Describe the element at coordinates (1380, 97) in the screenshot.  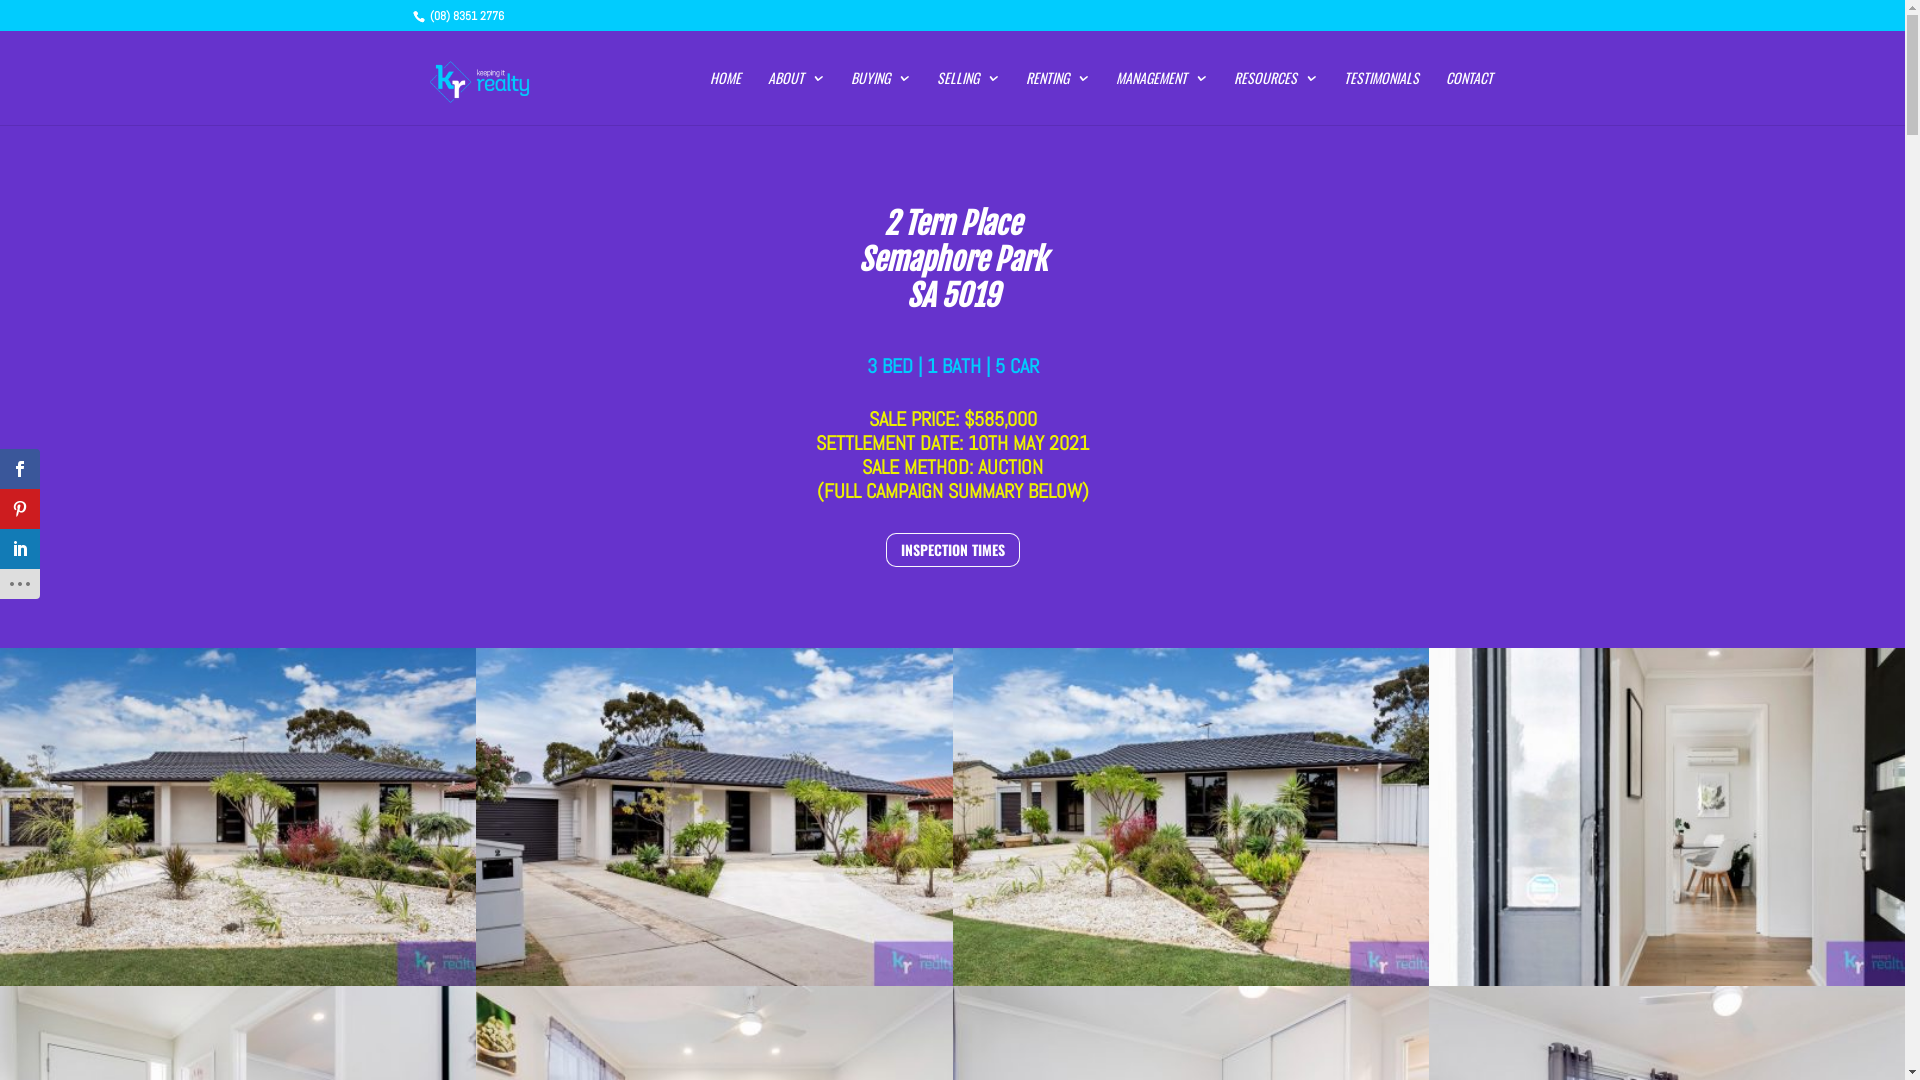
I see `'TESTIMONIALS'` at that location.